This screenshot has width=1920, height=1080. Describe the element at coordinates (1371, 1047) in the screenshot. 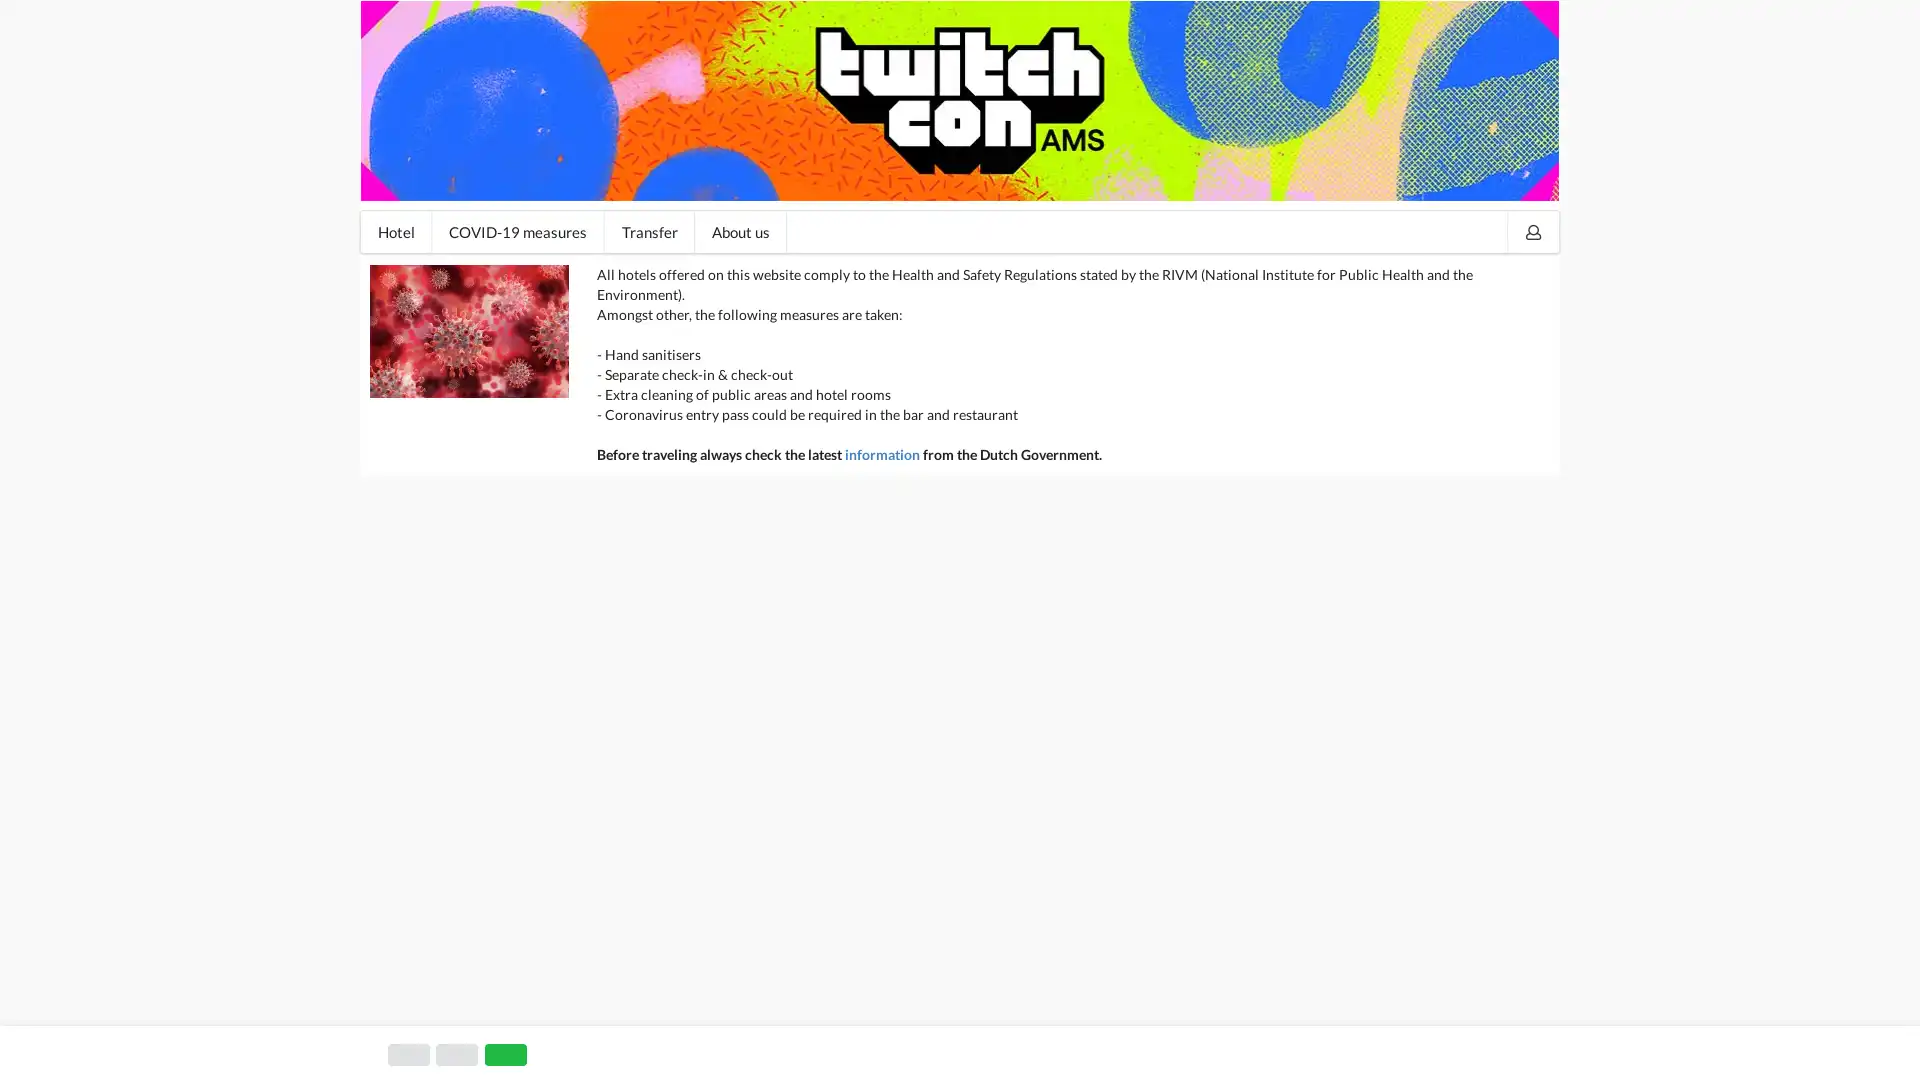

I see `Disable All` at that location.